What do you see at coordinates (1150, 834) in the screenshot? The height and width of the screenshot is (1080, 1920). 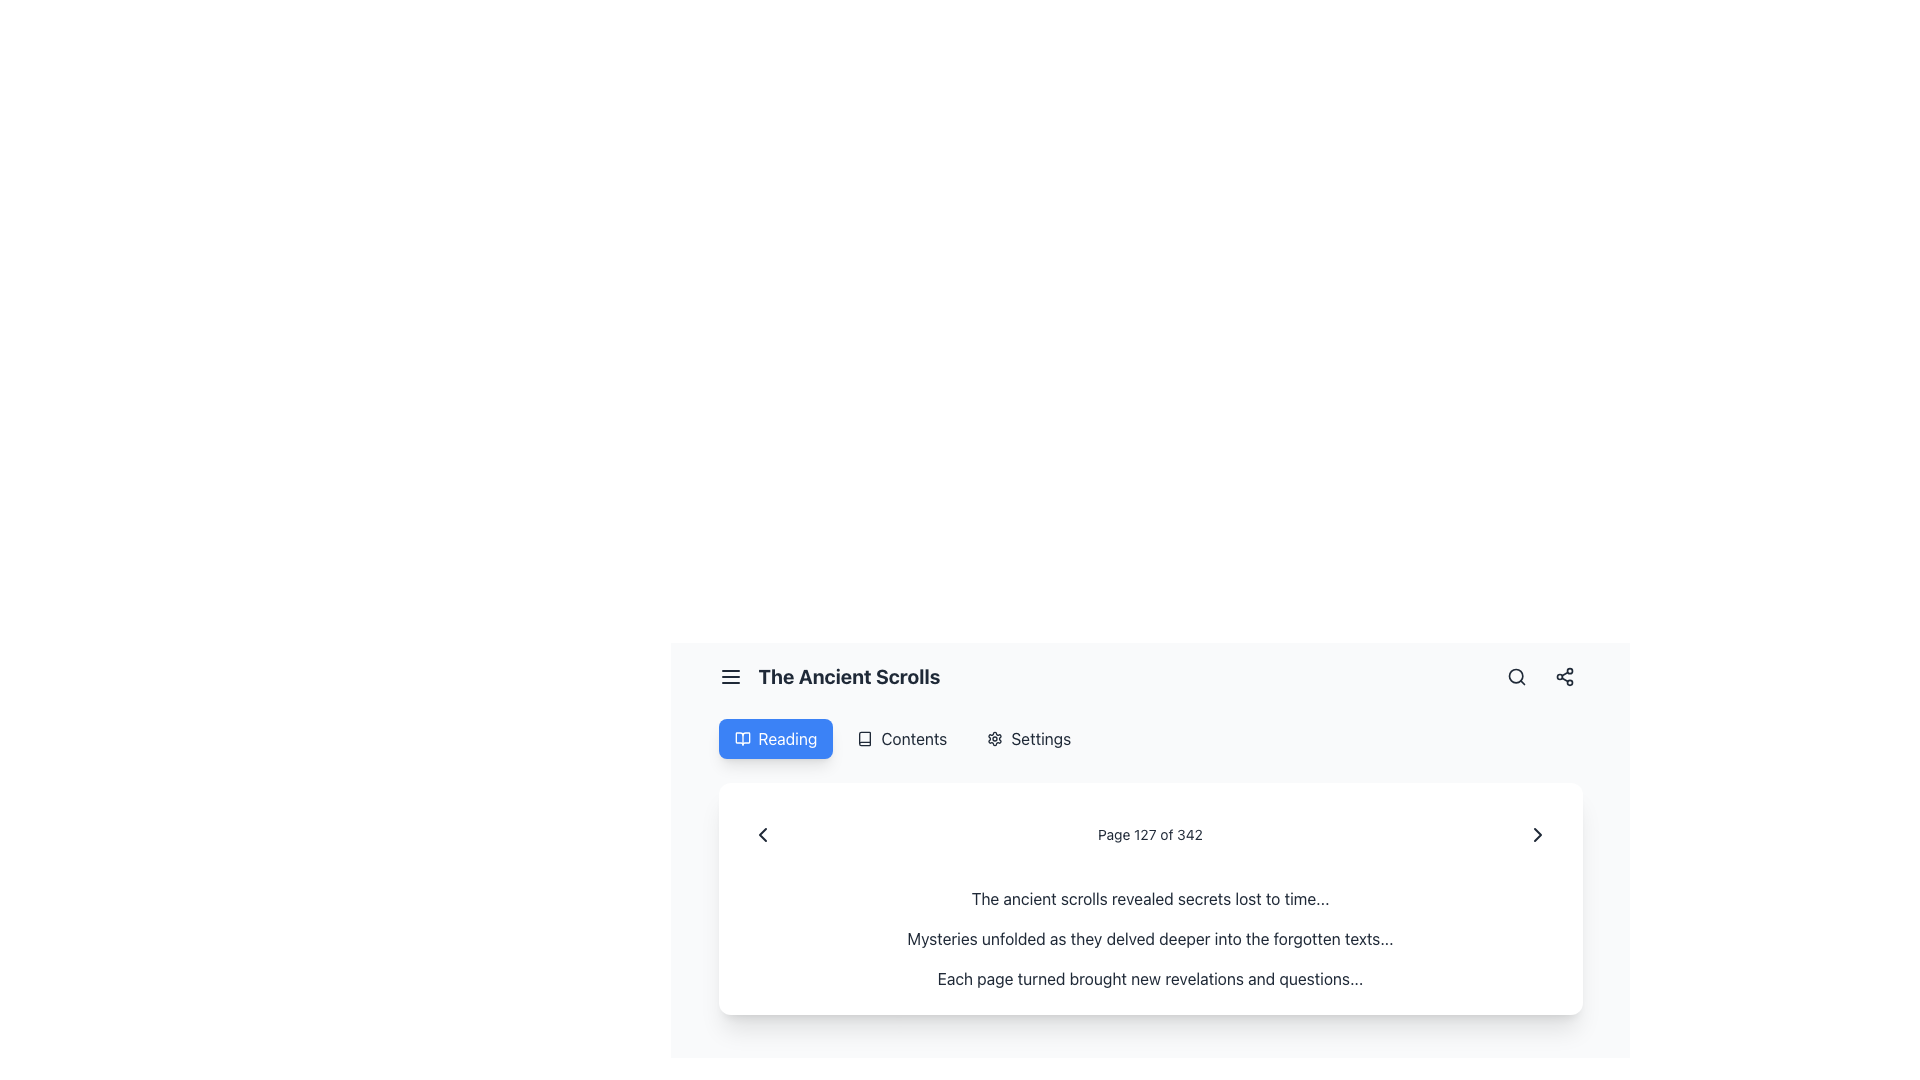 I see `the static text display that indicates the current page number and total number of pages, positioned between the navigation arrows at the upper-middle part of the page` at bounding box center [1150, 834].